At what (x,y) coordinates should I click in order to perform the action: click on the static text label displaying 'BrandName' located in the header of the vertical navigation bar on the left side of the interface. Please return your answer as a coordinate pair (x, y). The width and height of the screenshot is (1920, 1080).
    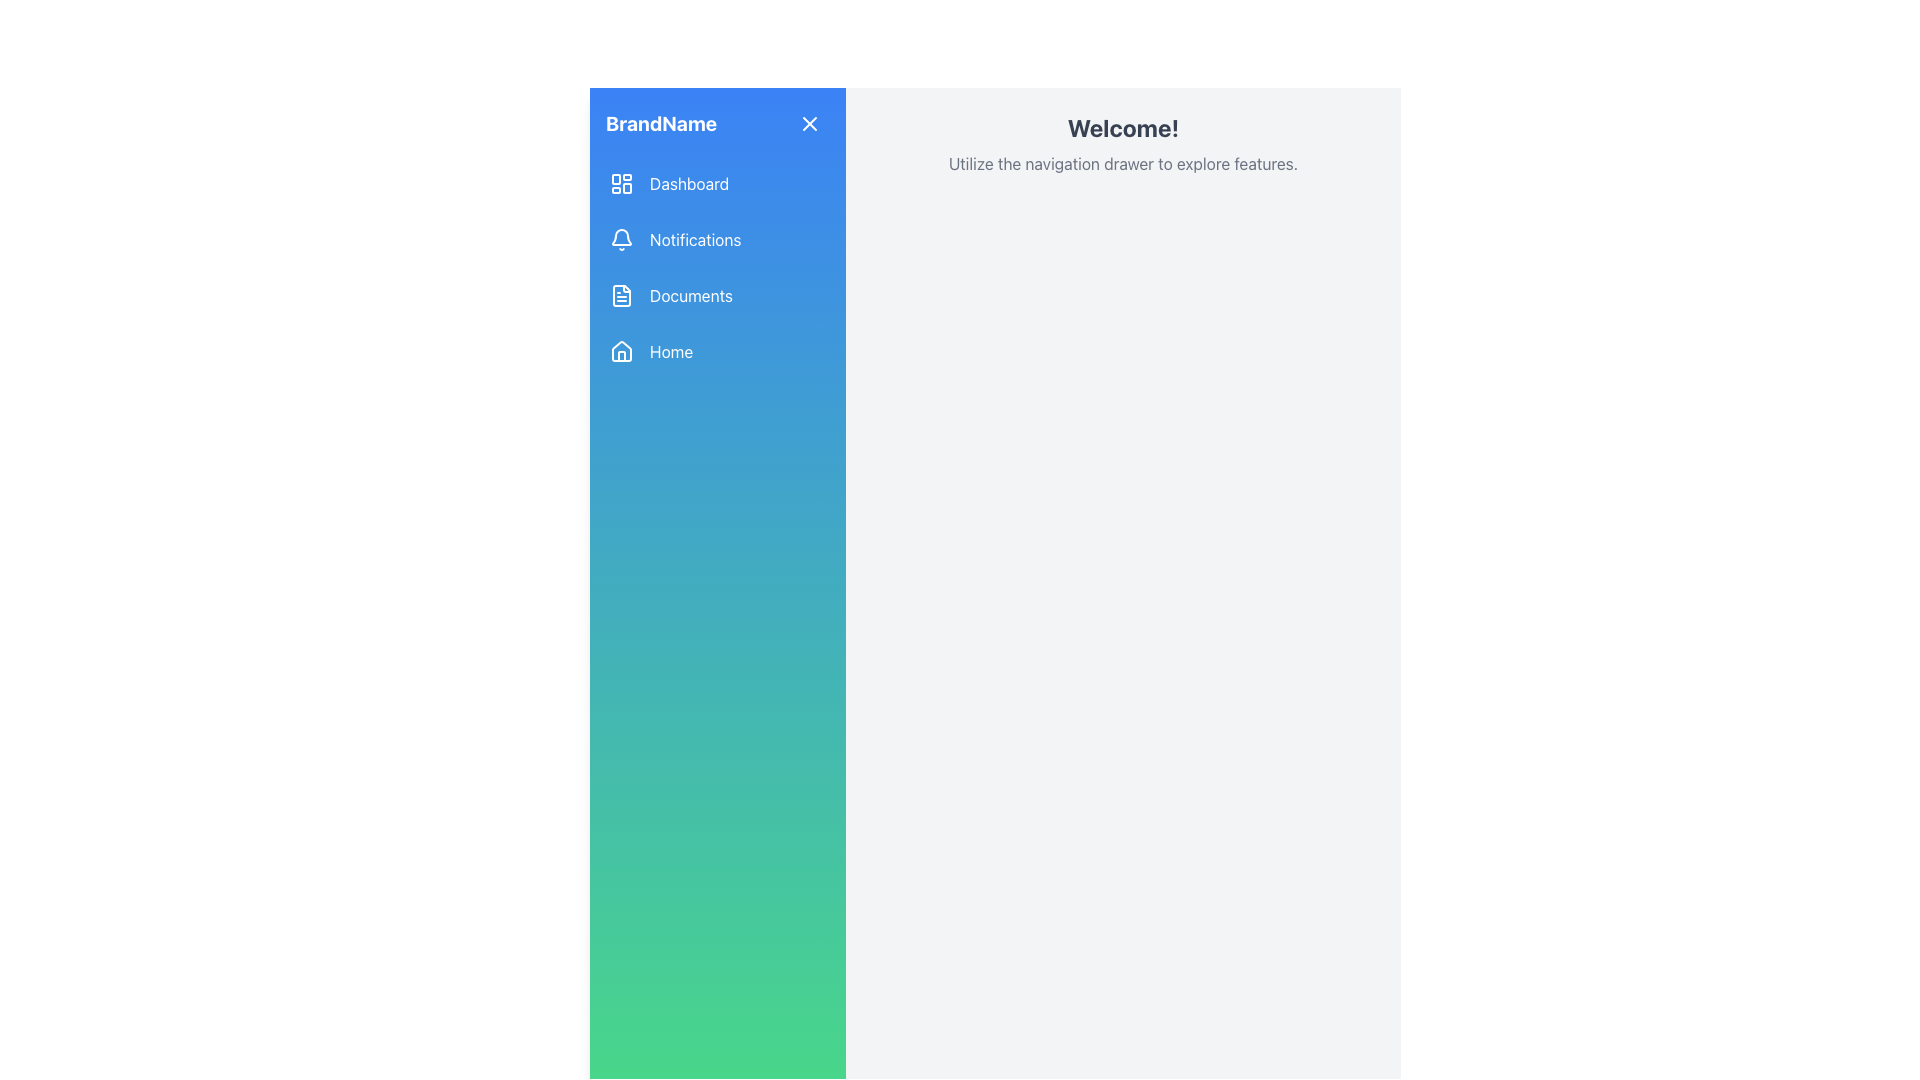
    Looking at the image, I should click on (661, 123).